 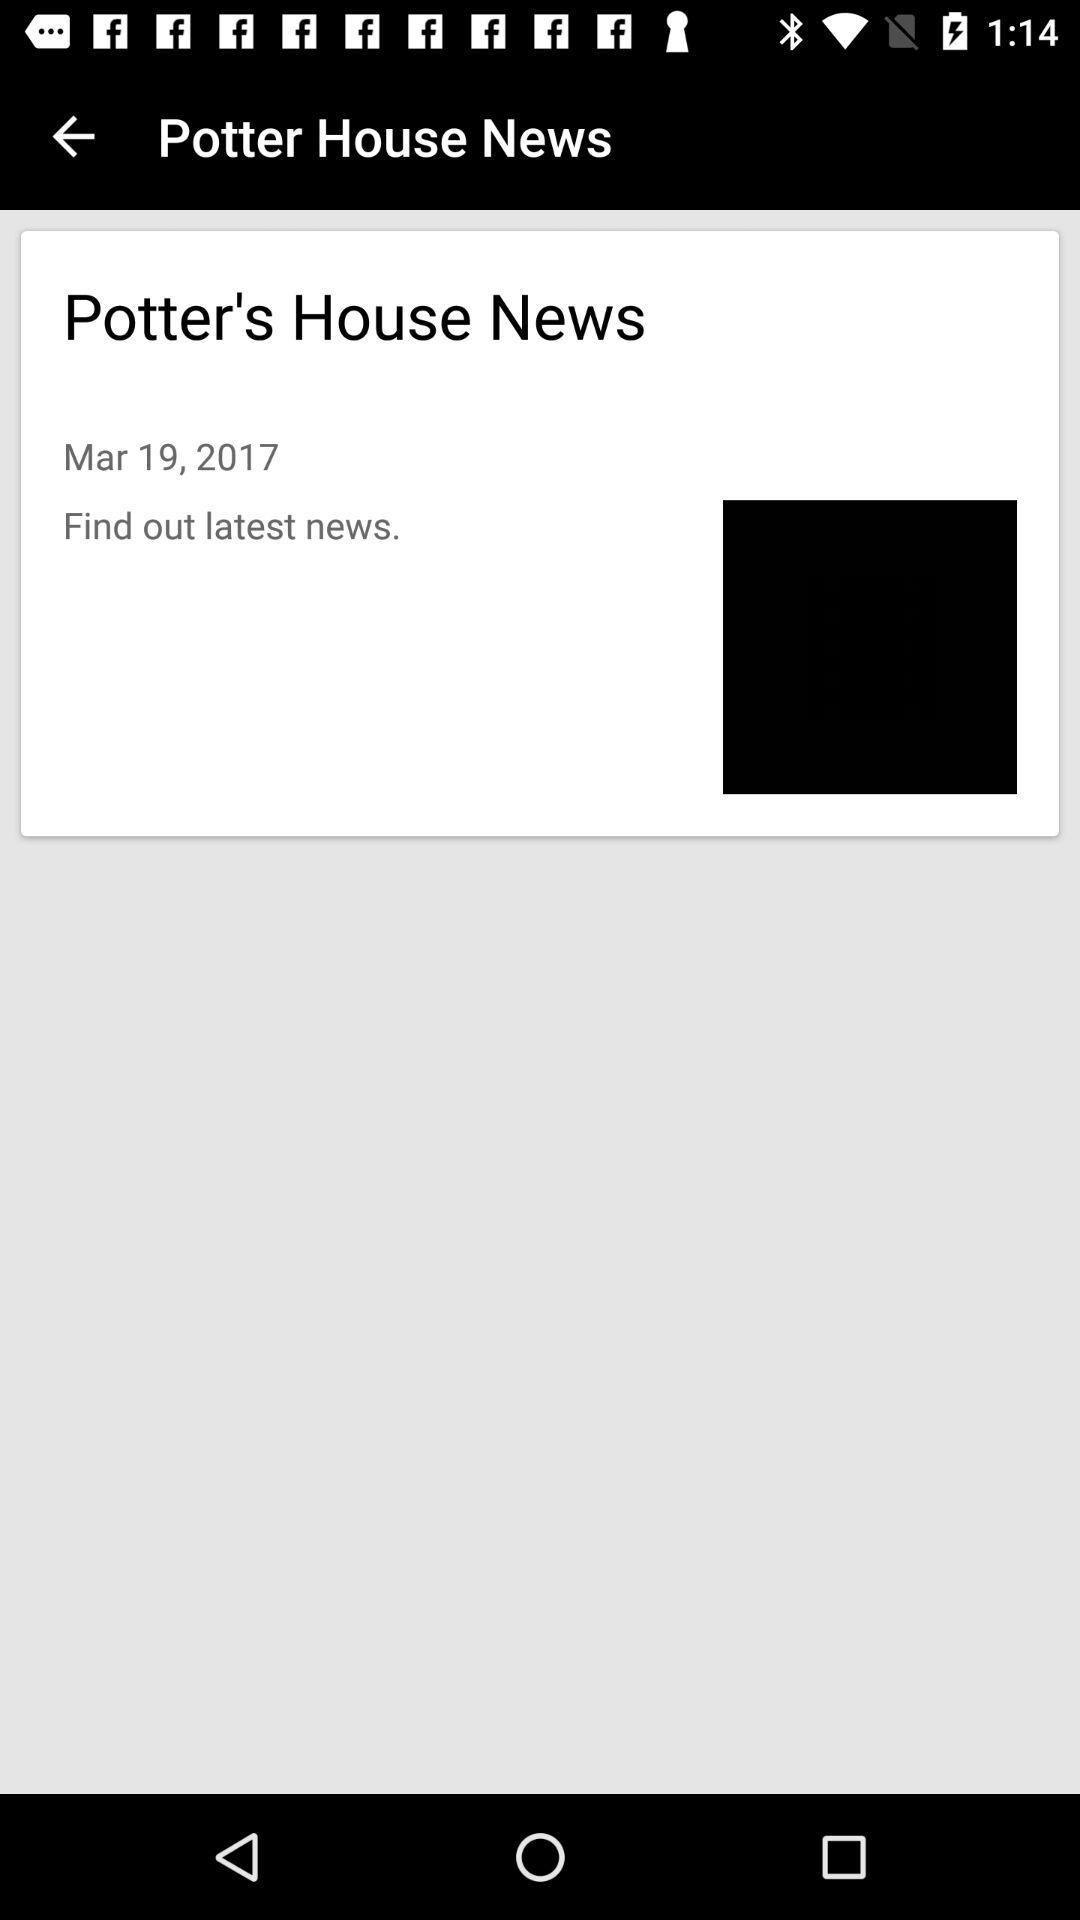 I want to click on item above the potter s house, so click(x=72, y=135).